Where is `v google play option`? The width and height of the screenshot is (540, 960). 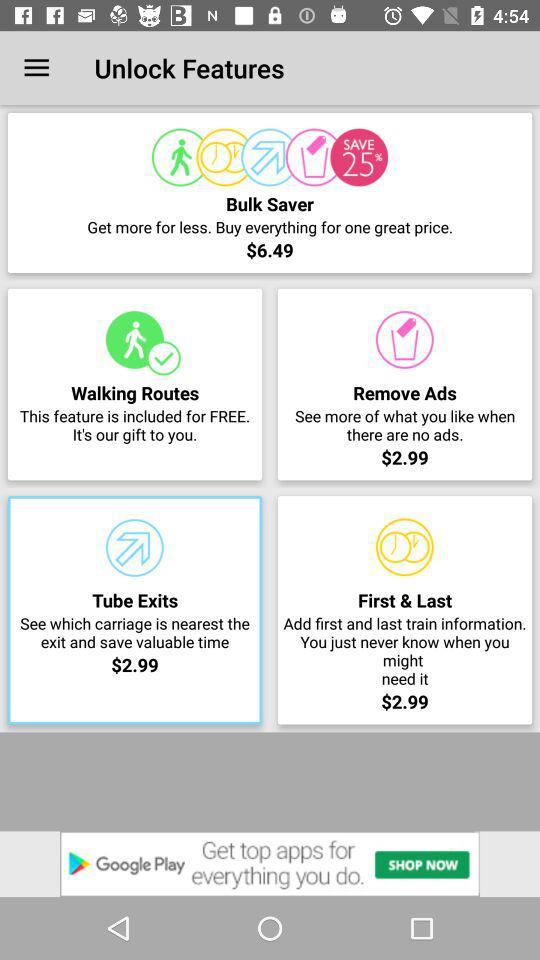
v google play option is located at coordinates (270, 863).